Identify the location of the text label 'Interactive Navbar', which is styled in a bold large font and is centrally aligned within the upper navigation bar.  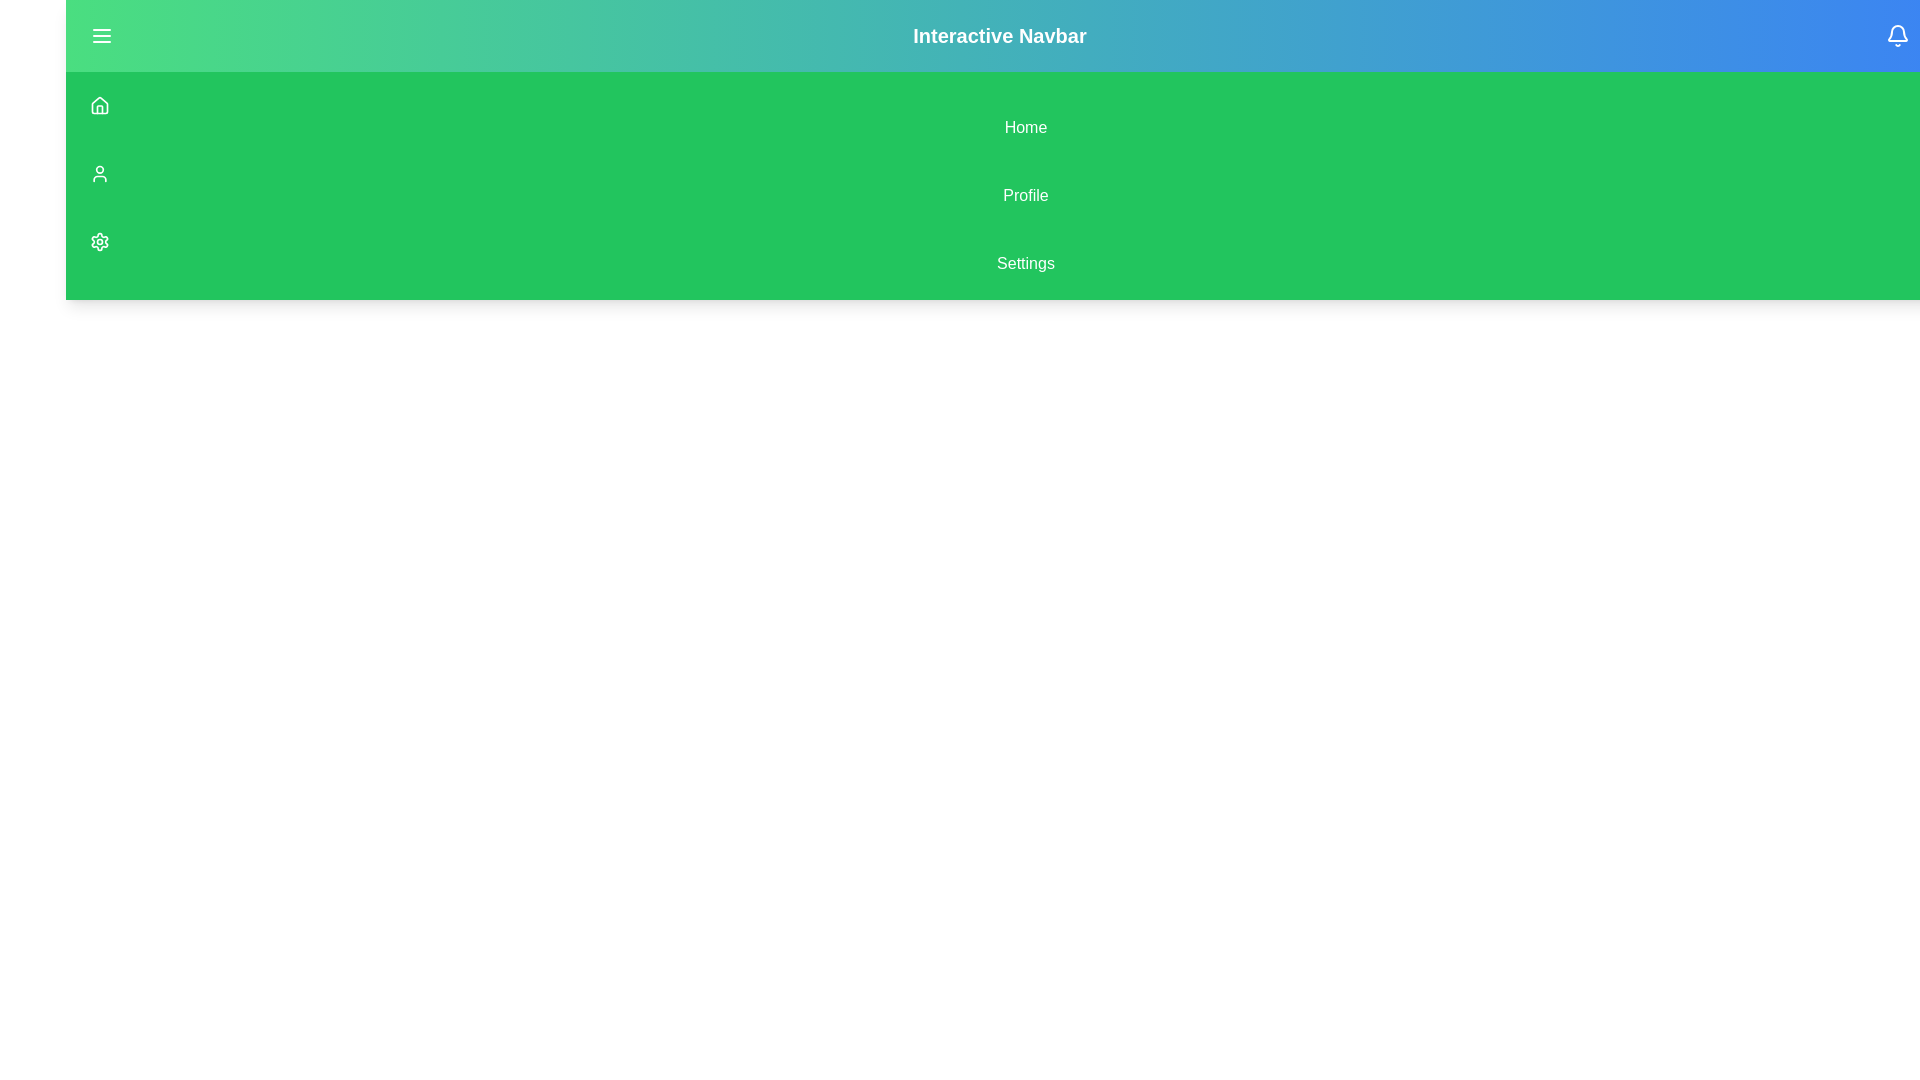
(999, 35).